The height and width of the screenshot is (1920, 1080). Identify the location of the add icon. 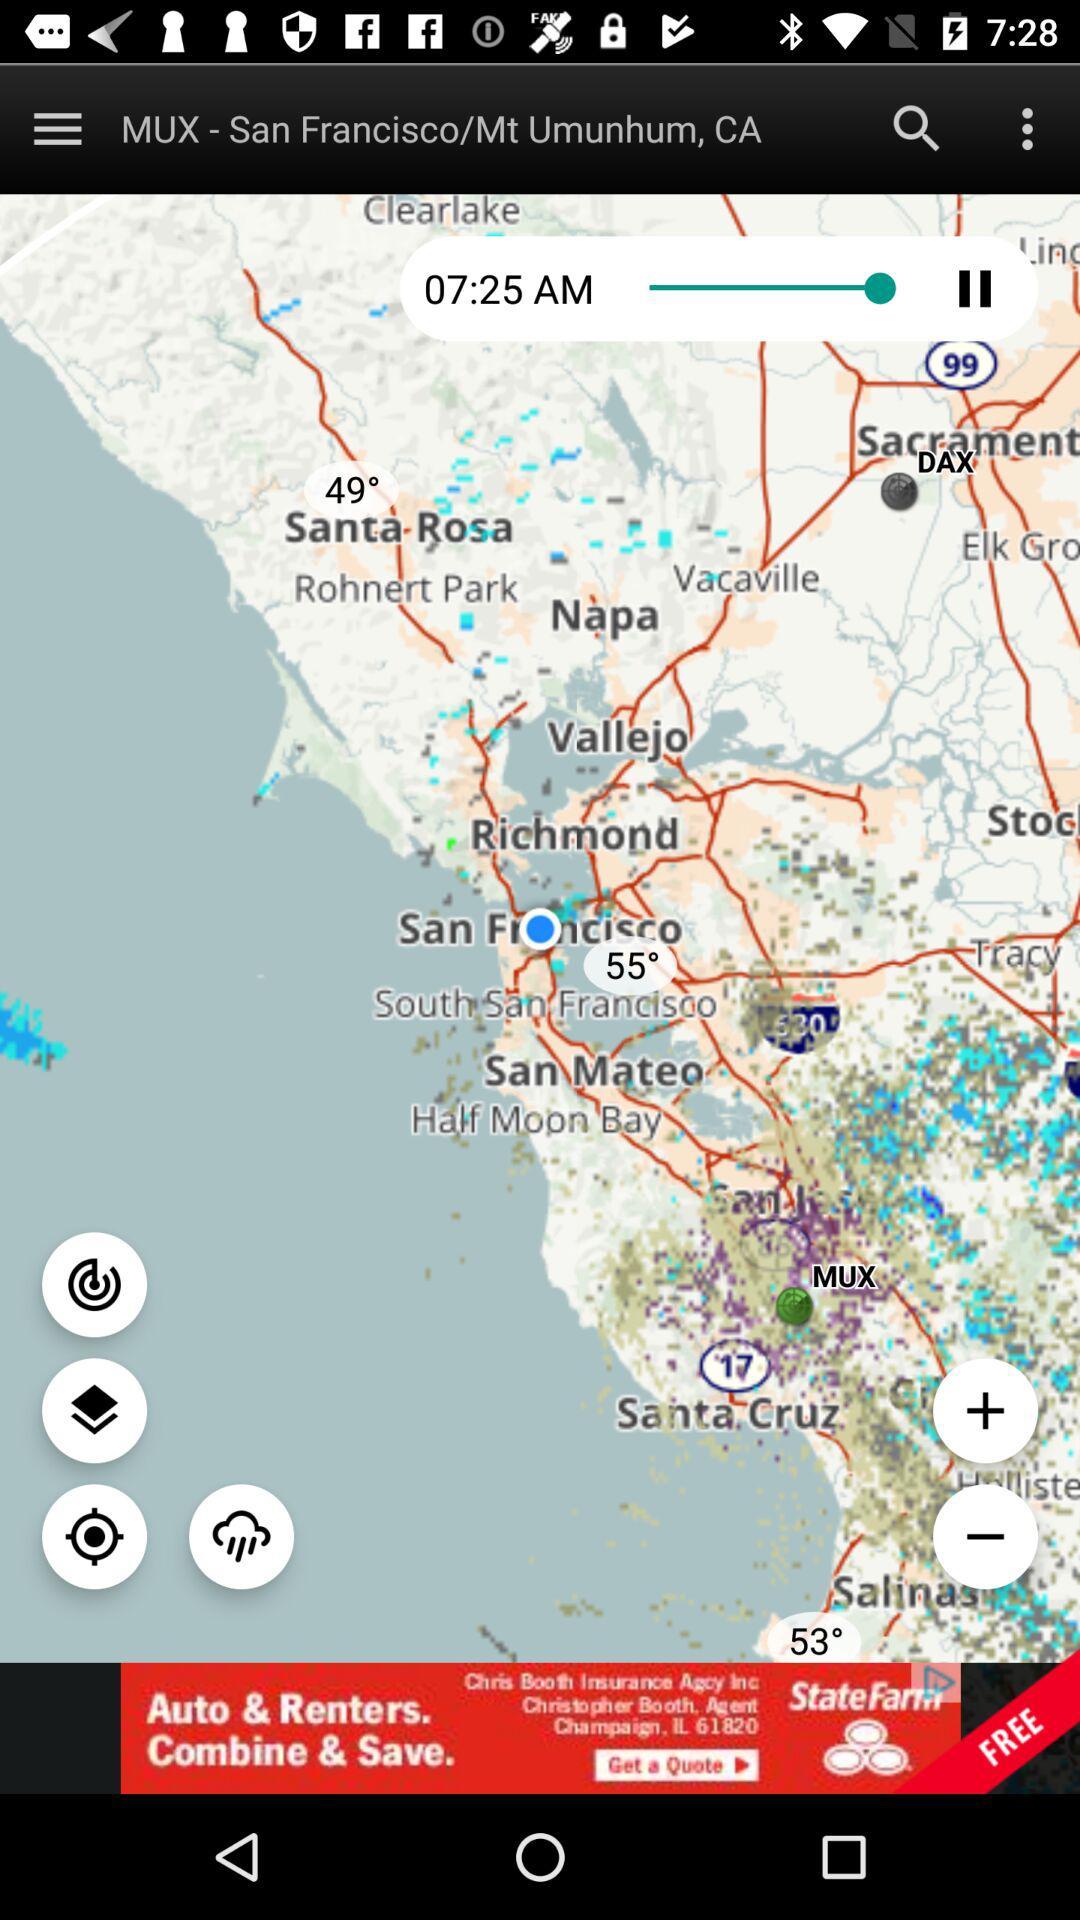
(984, 1409).